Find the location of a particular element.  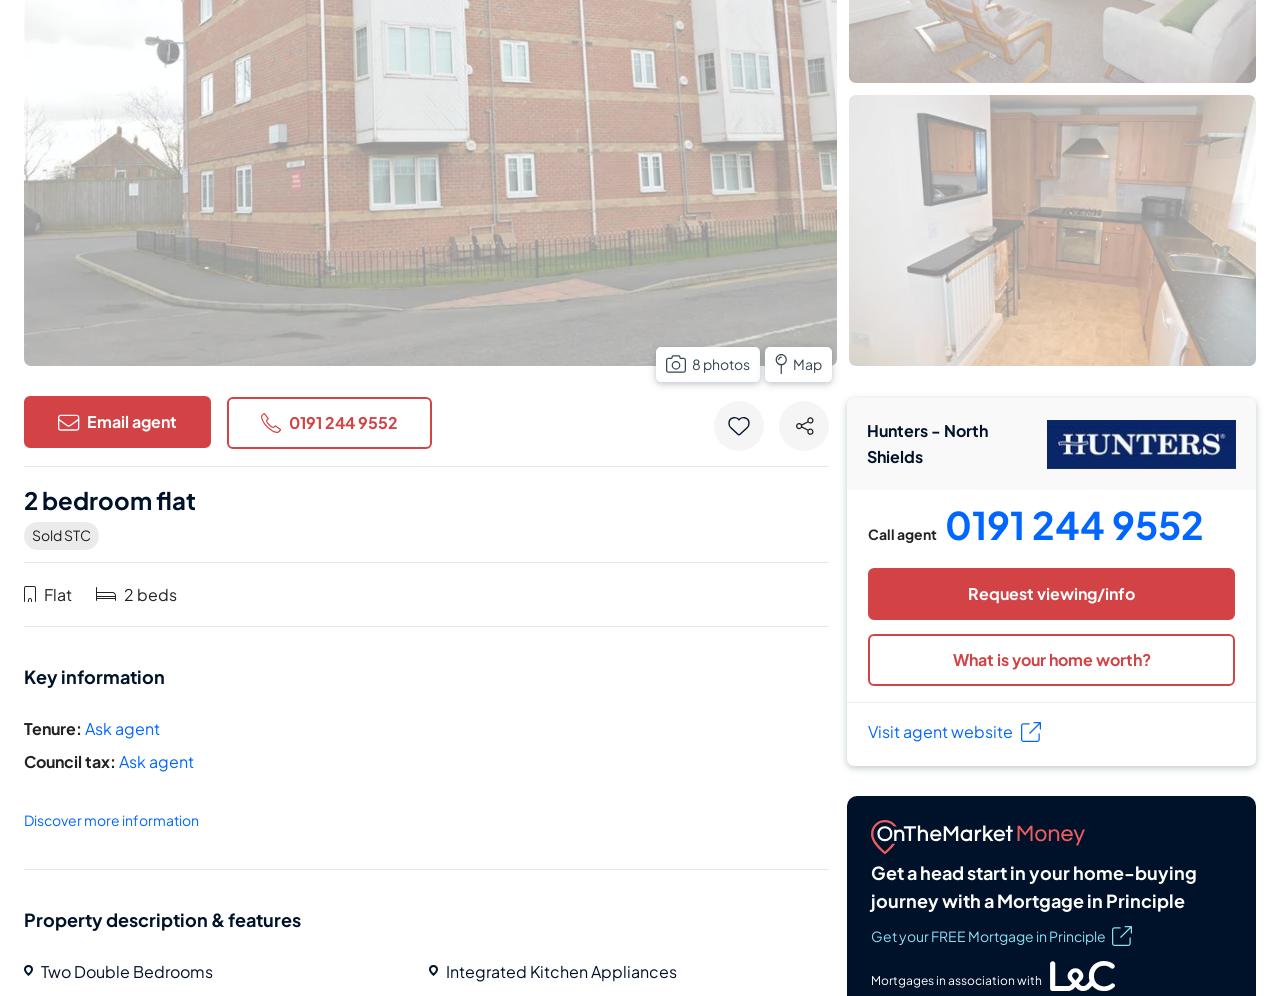

'Email agent' is located at coordinates (86, 421).